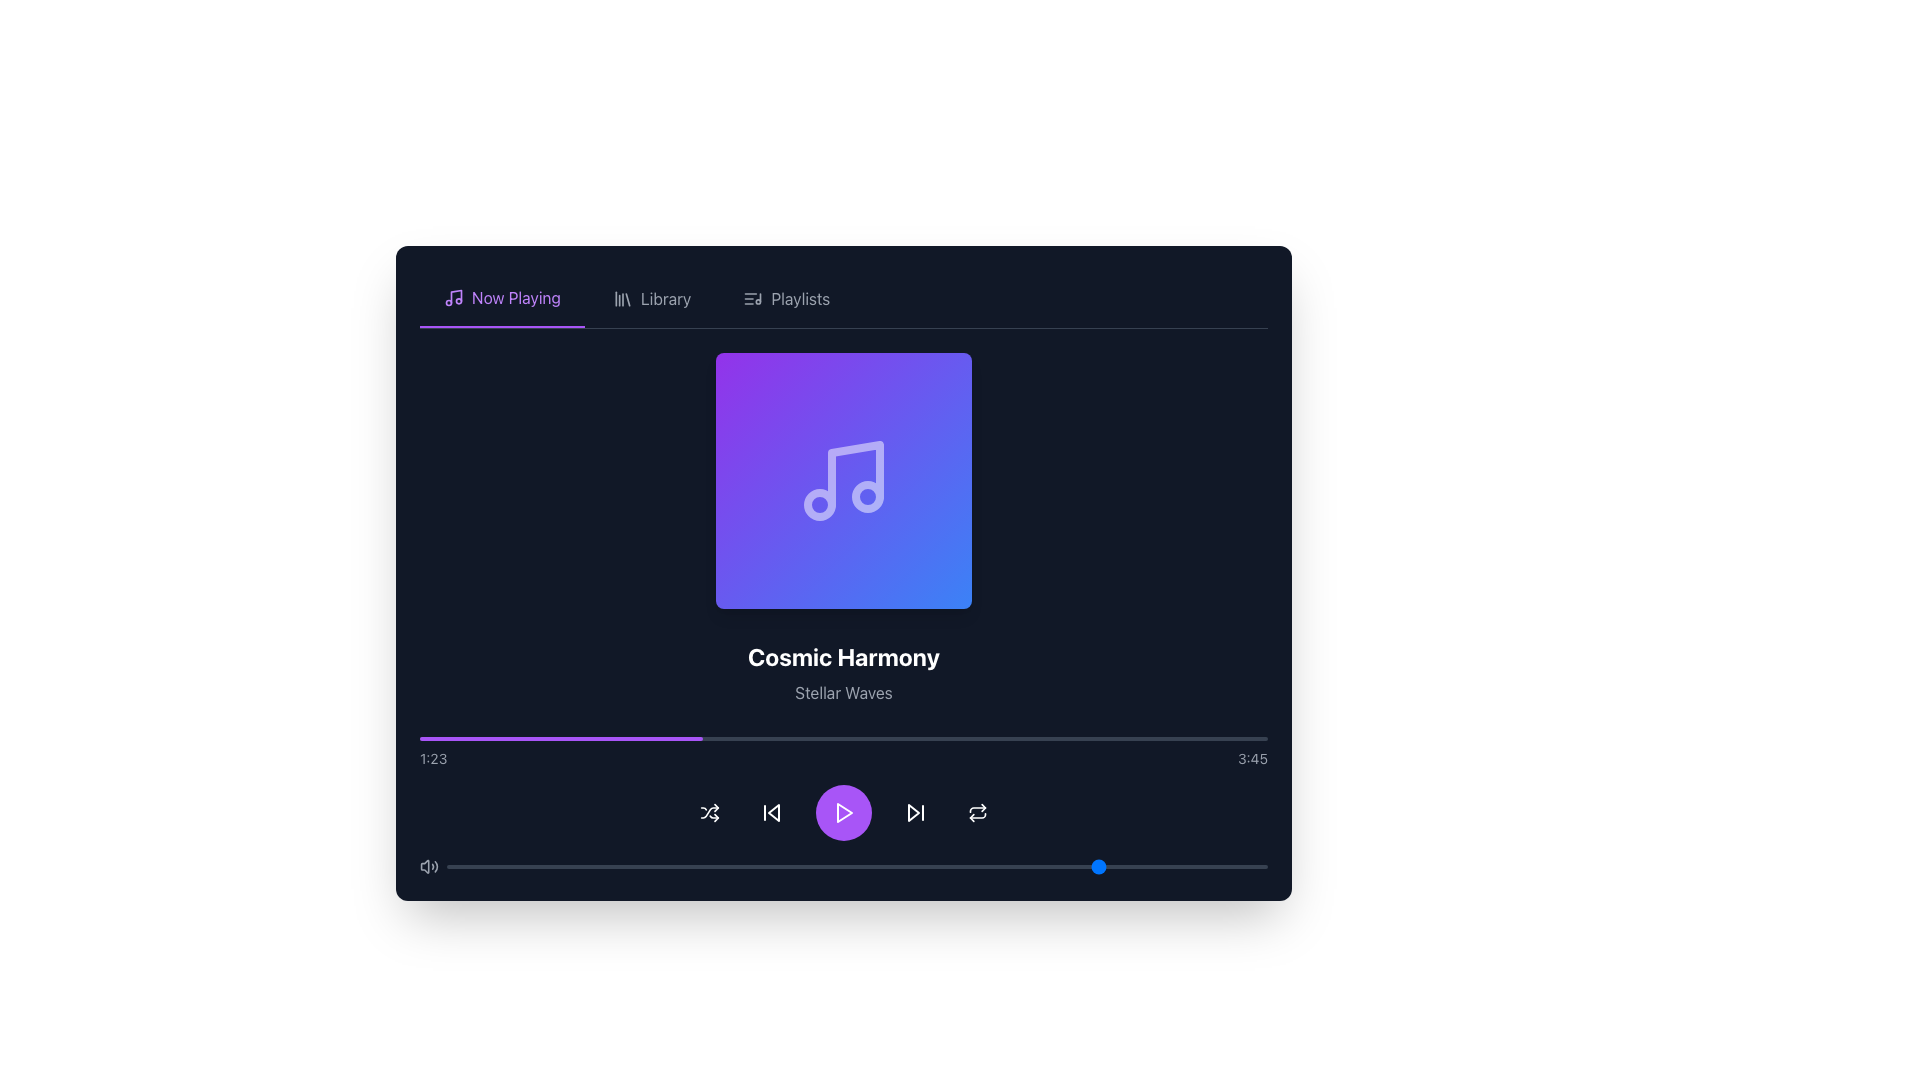  Describe the element at coordinates (752, 299) in the screenshot. I see `the 'Playlists' icon located to the left of the 'Playlists' text in the horizontal navigation bar` at that location.